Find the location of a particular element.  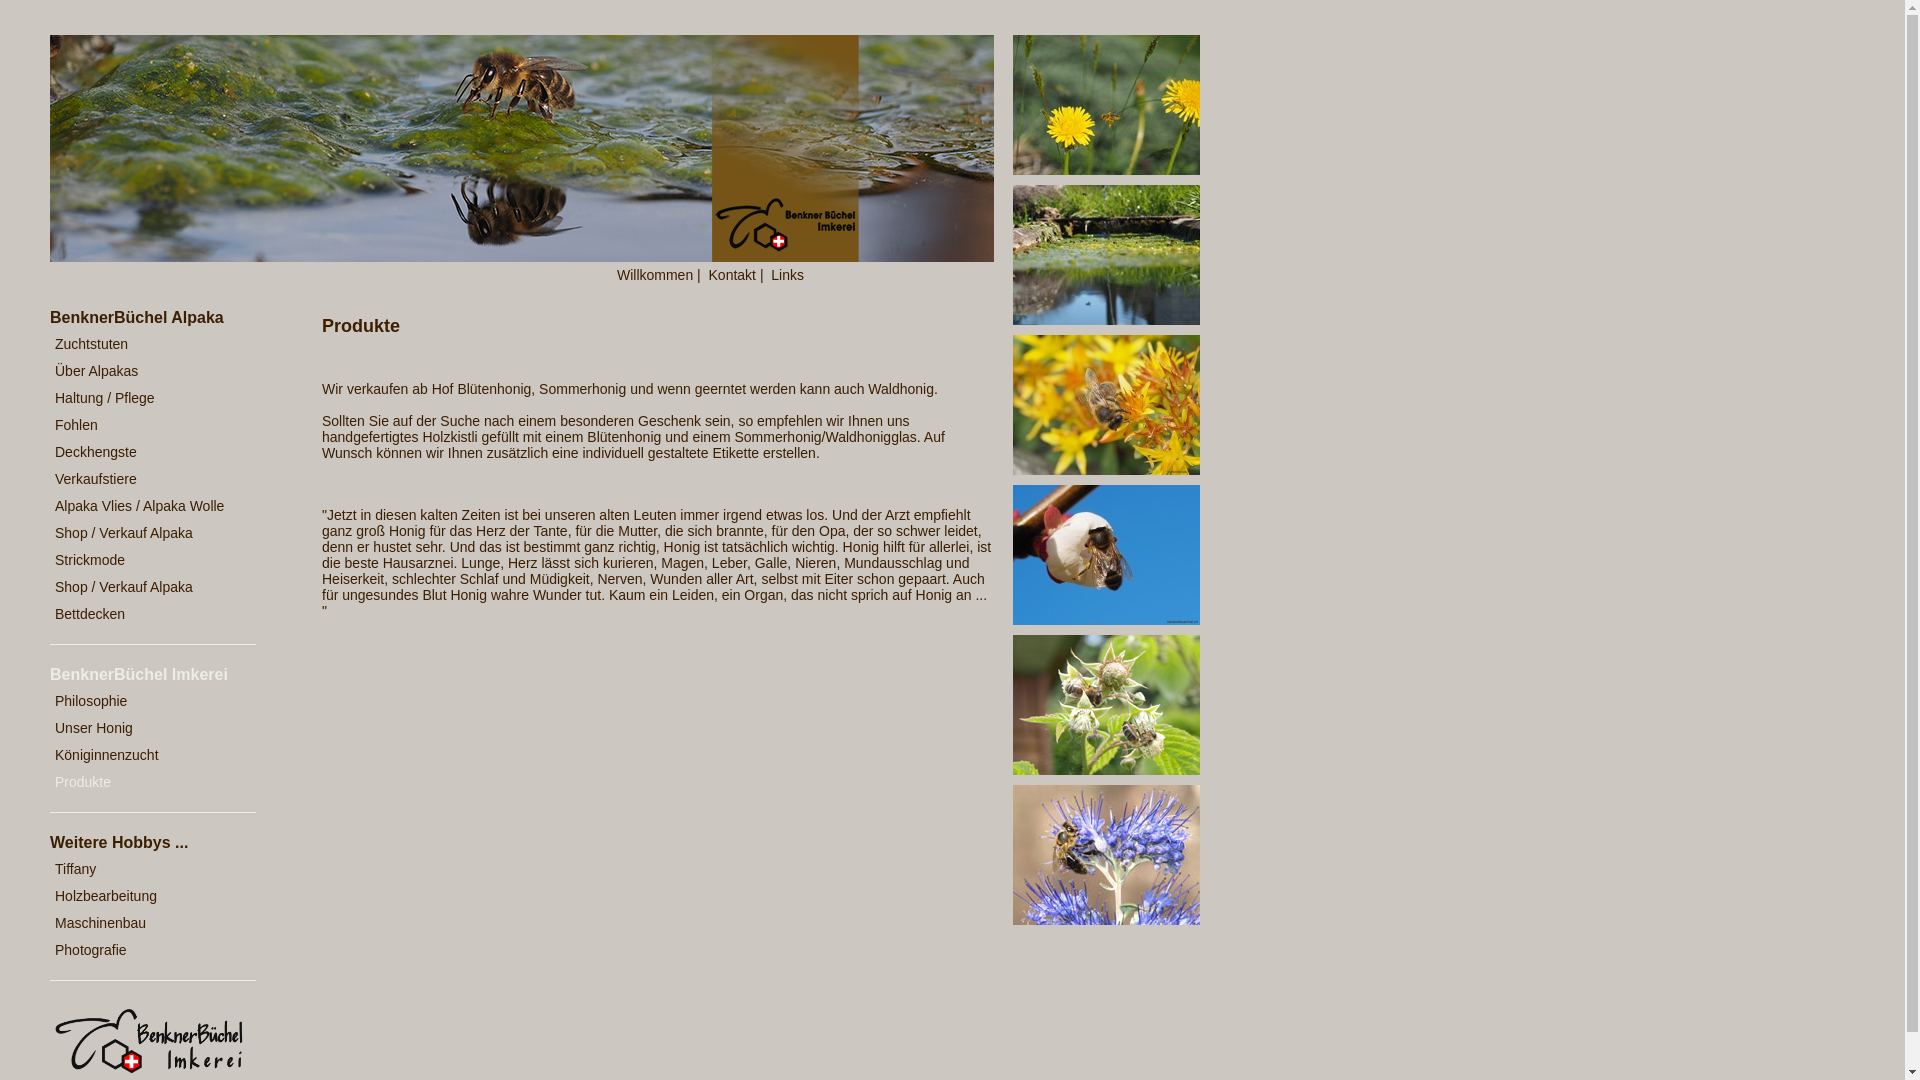

'Shop / Verkauf Alpaka Bettdecken' is located at coordinates (49, 600).